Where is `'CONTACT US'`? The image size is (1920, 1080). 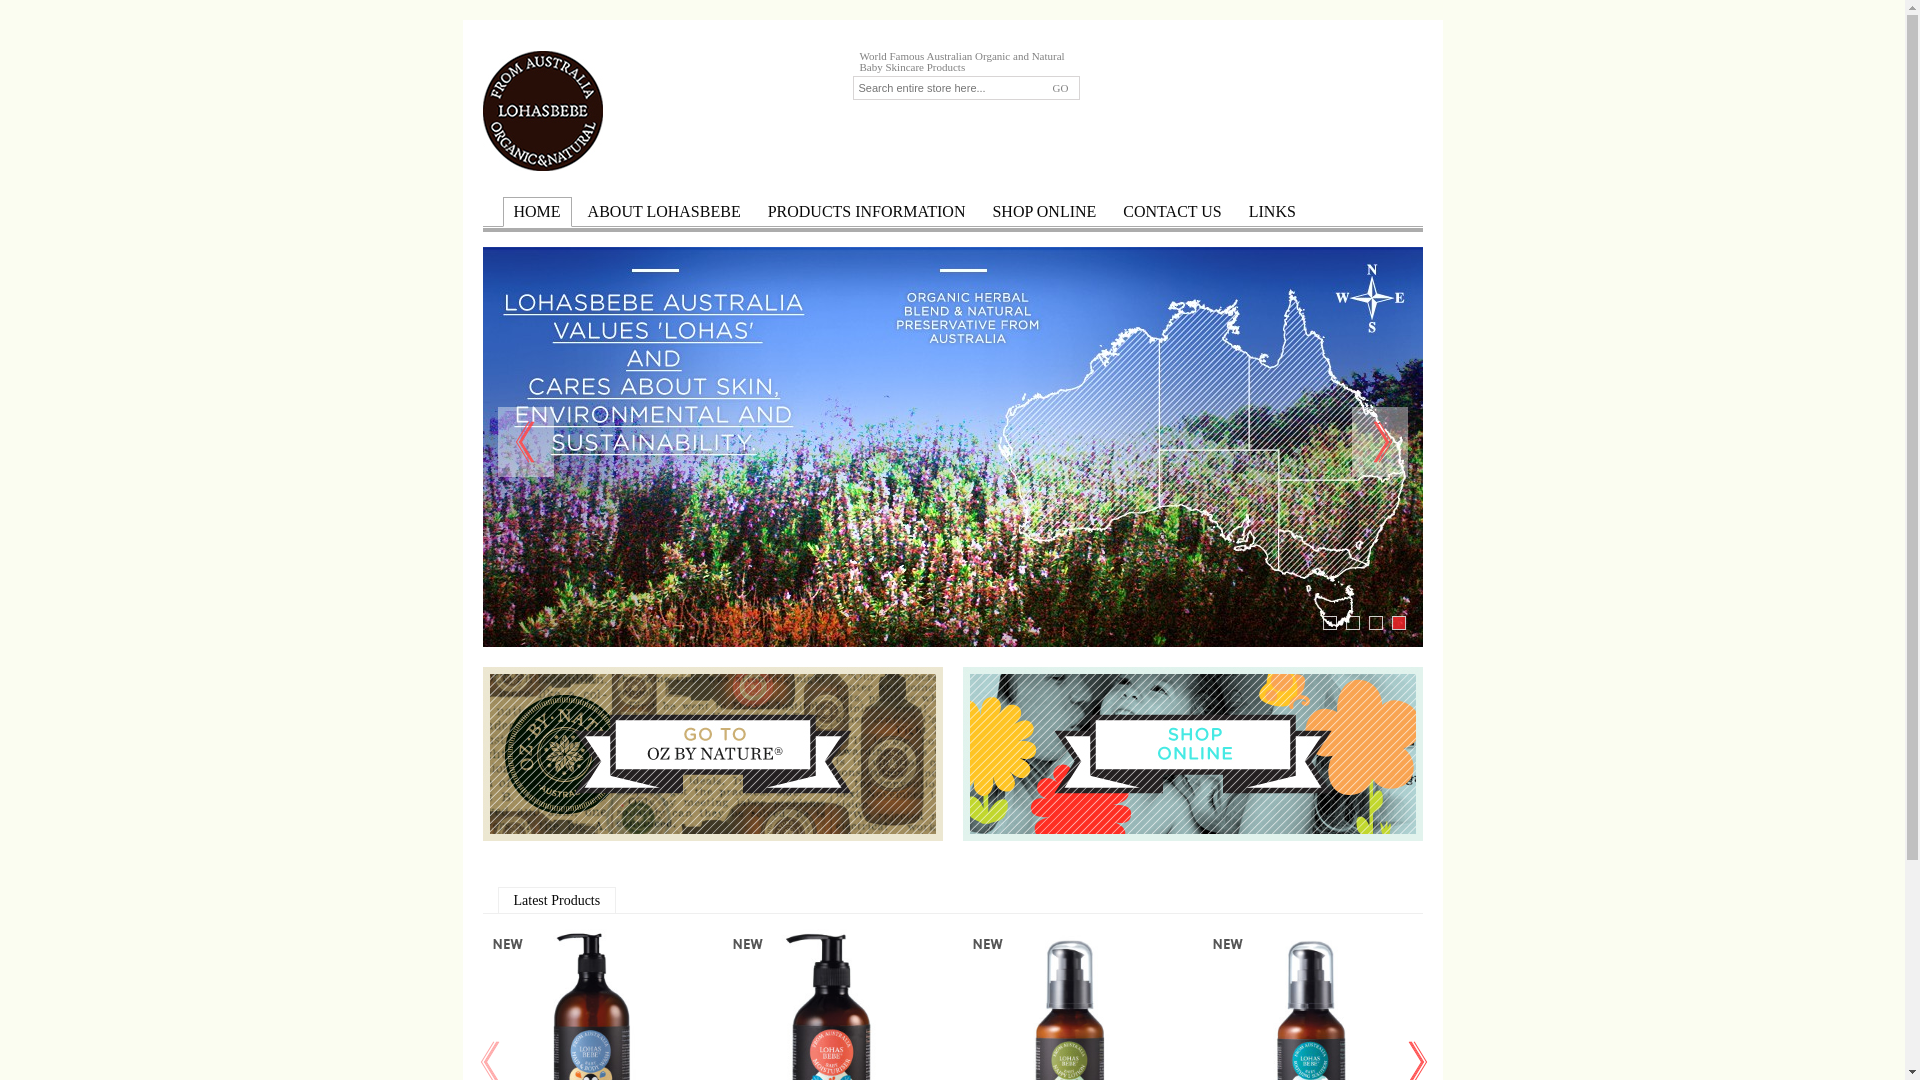
'CONTACT US' is located at coordinates (1171, 211).